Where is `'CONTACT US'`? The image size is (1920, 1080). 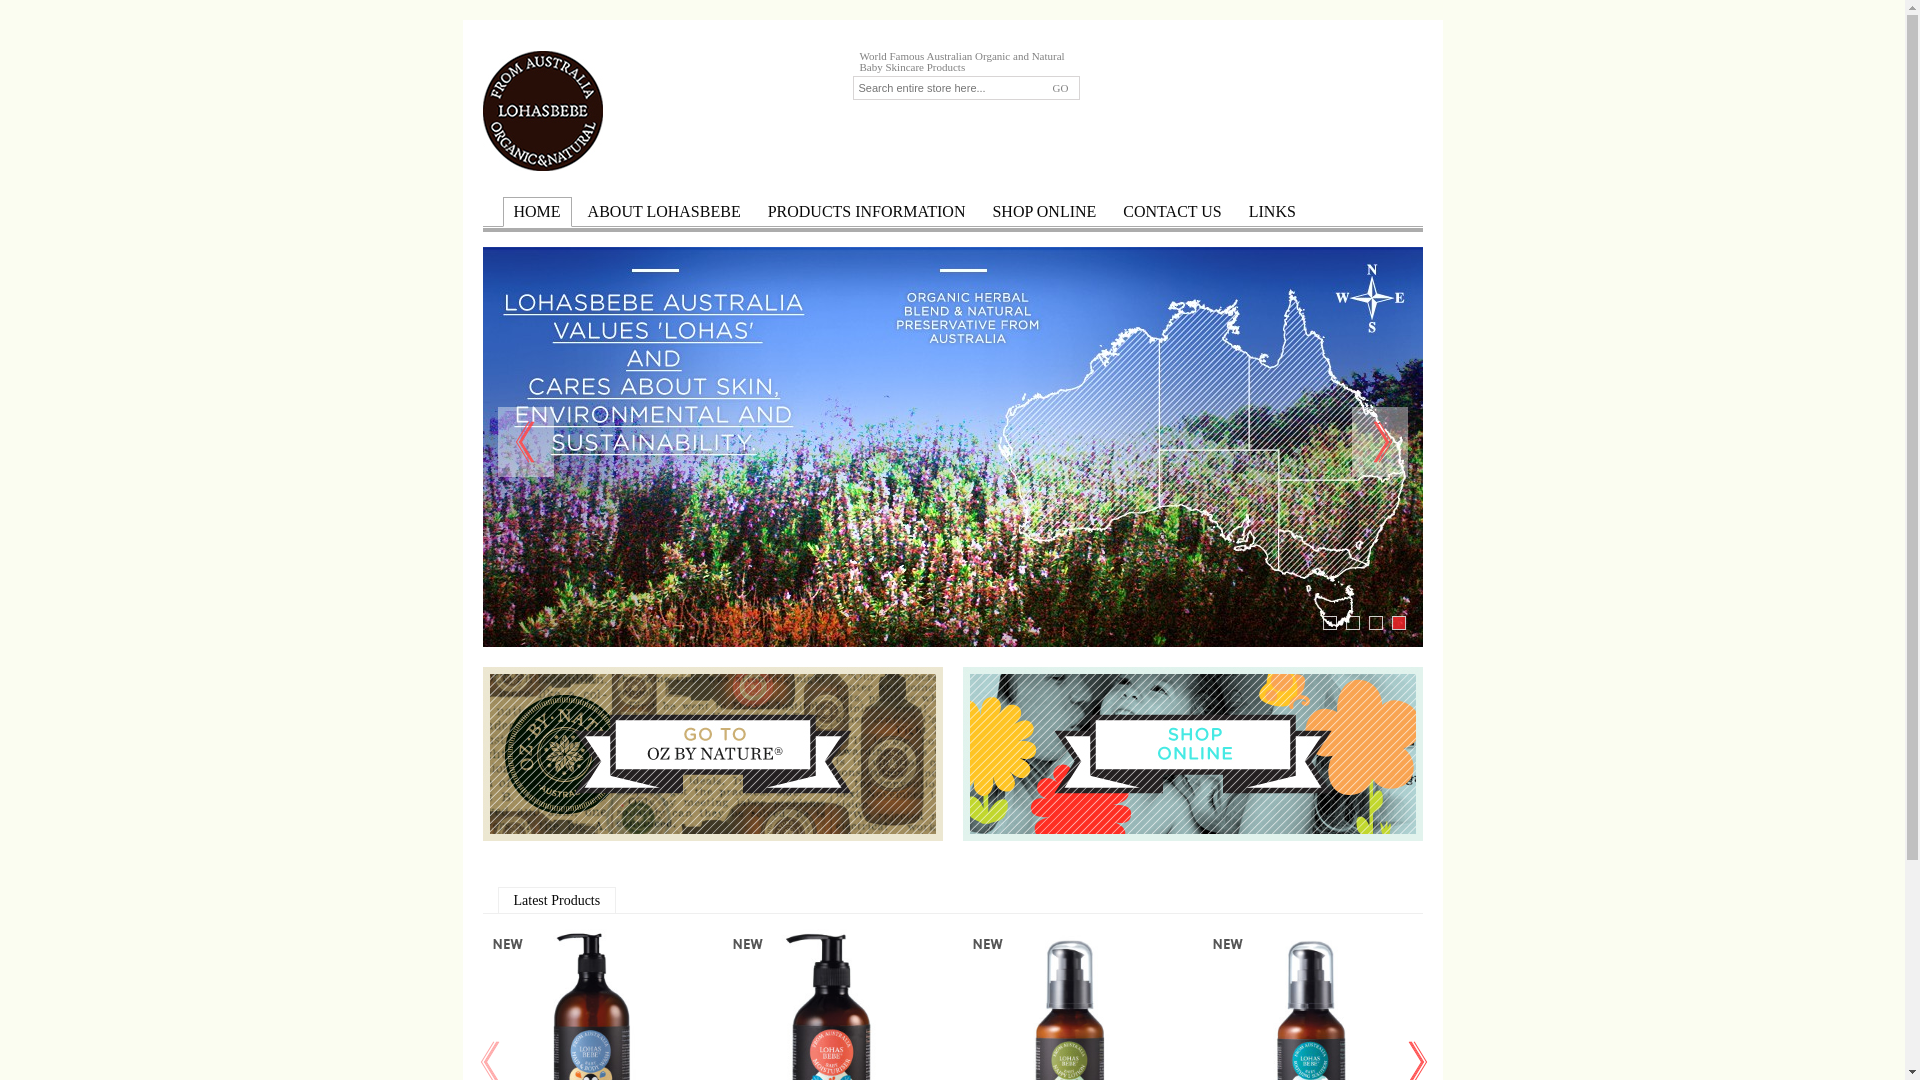
'CONTACT US' is located at coordinates (1171, 211).